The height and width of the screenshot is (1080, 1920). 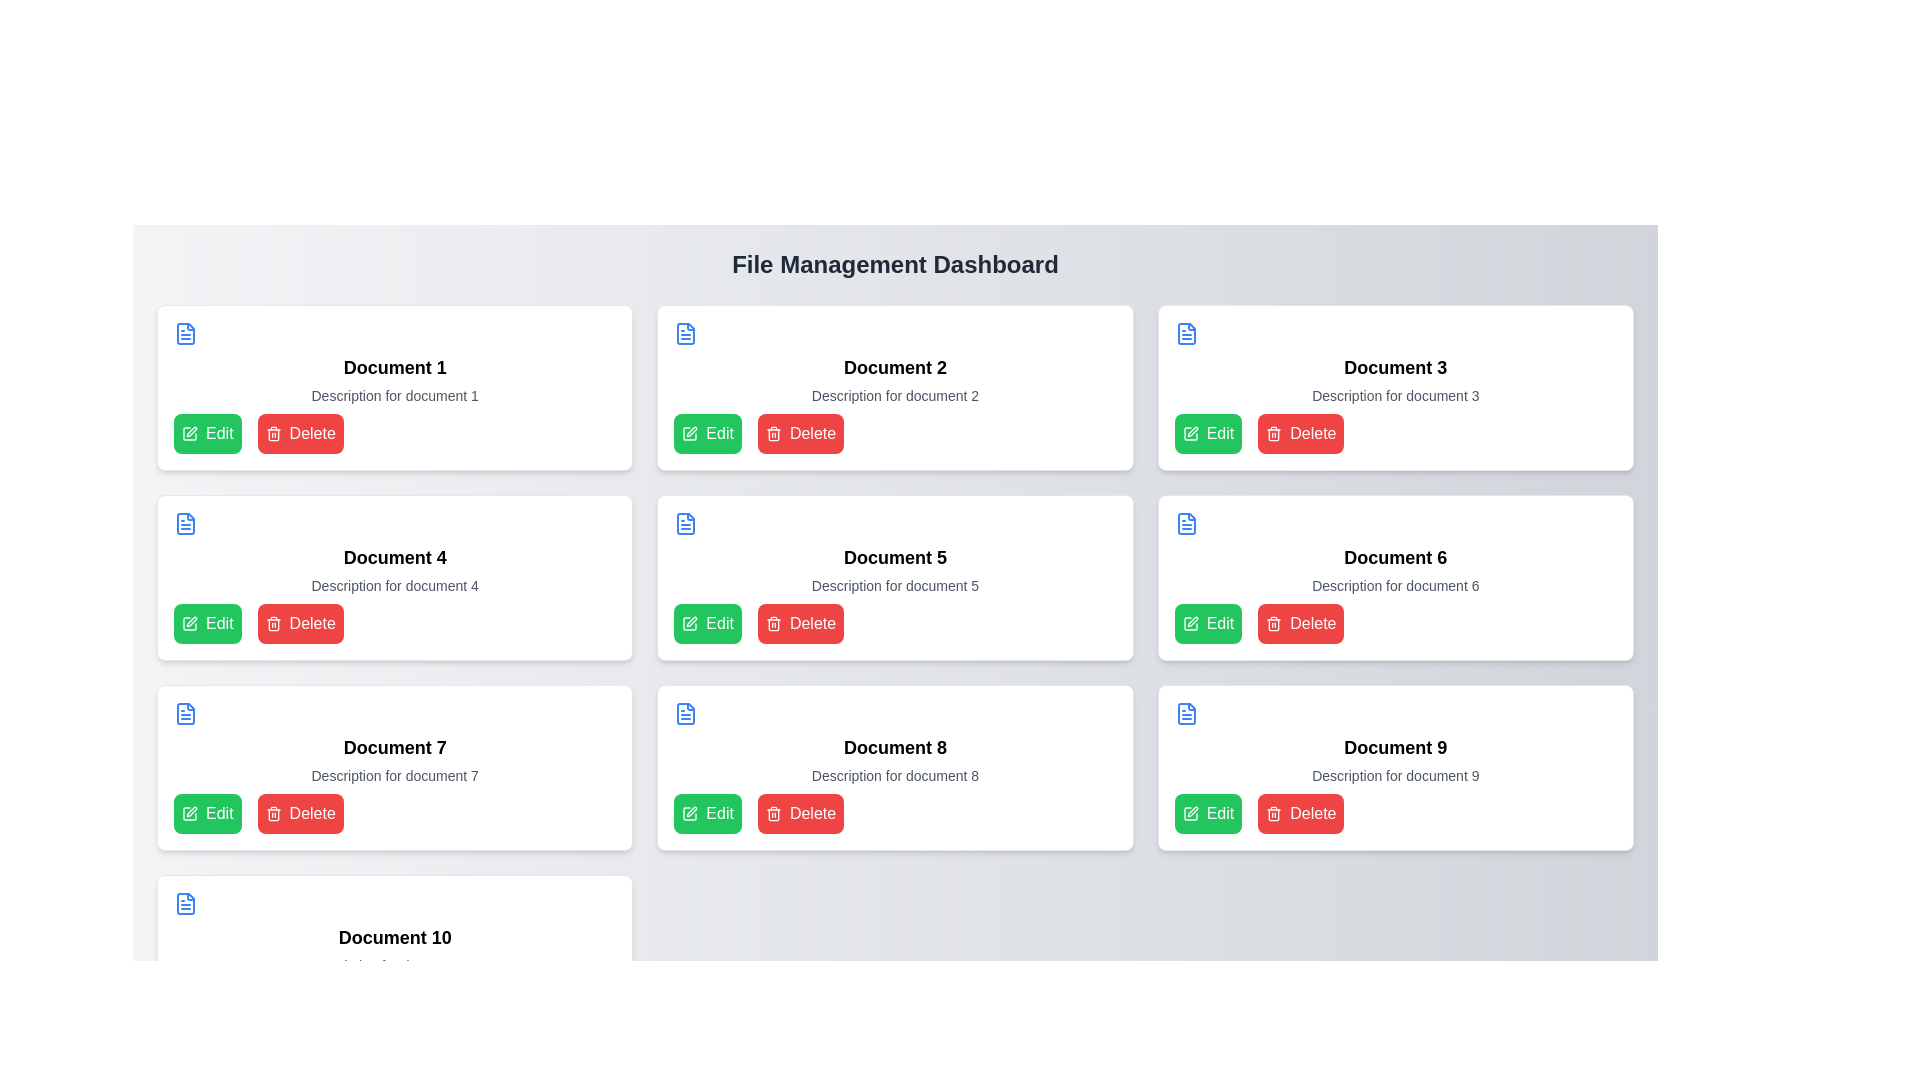 What do you see at coordinates (190, 623) in the screenshot?
I see `the 'Edit' button for 'Document 4' which contains a green and white icon resembling a pen or pencil` at bounding box center [190, 623].